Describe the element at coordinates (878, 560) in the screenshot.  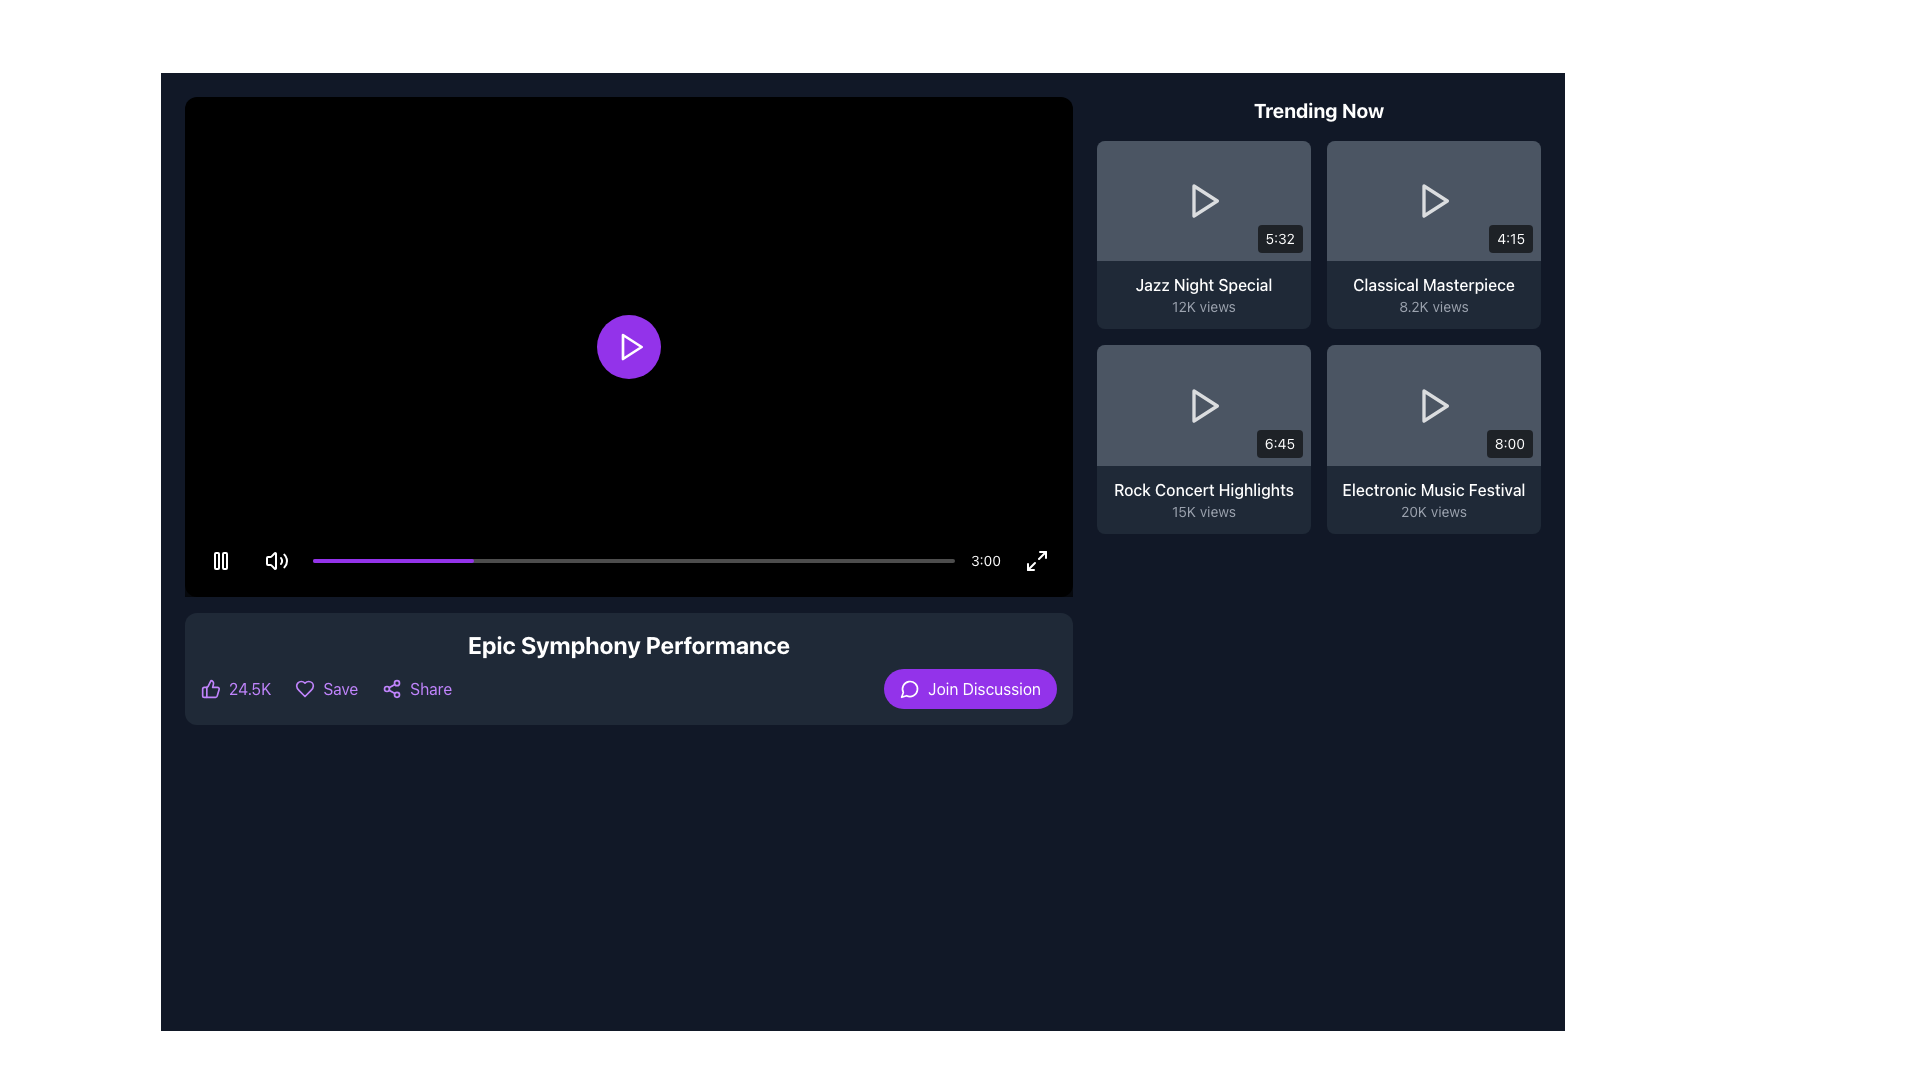
I see `the video playback progress` at that location.